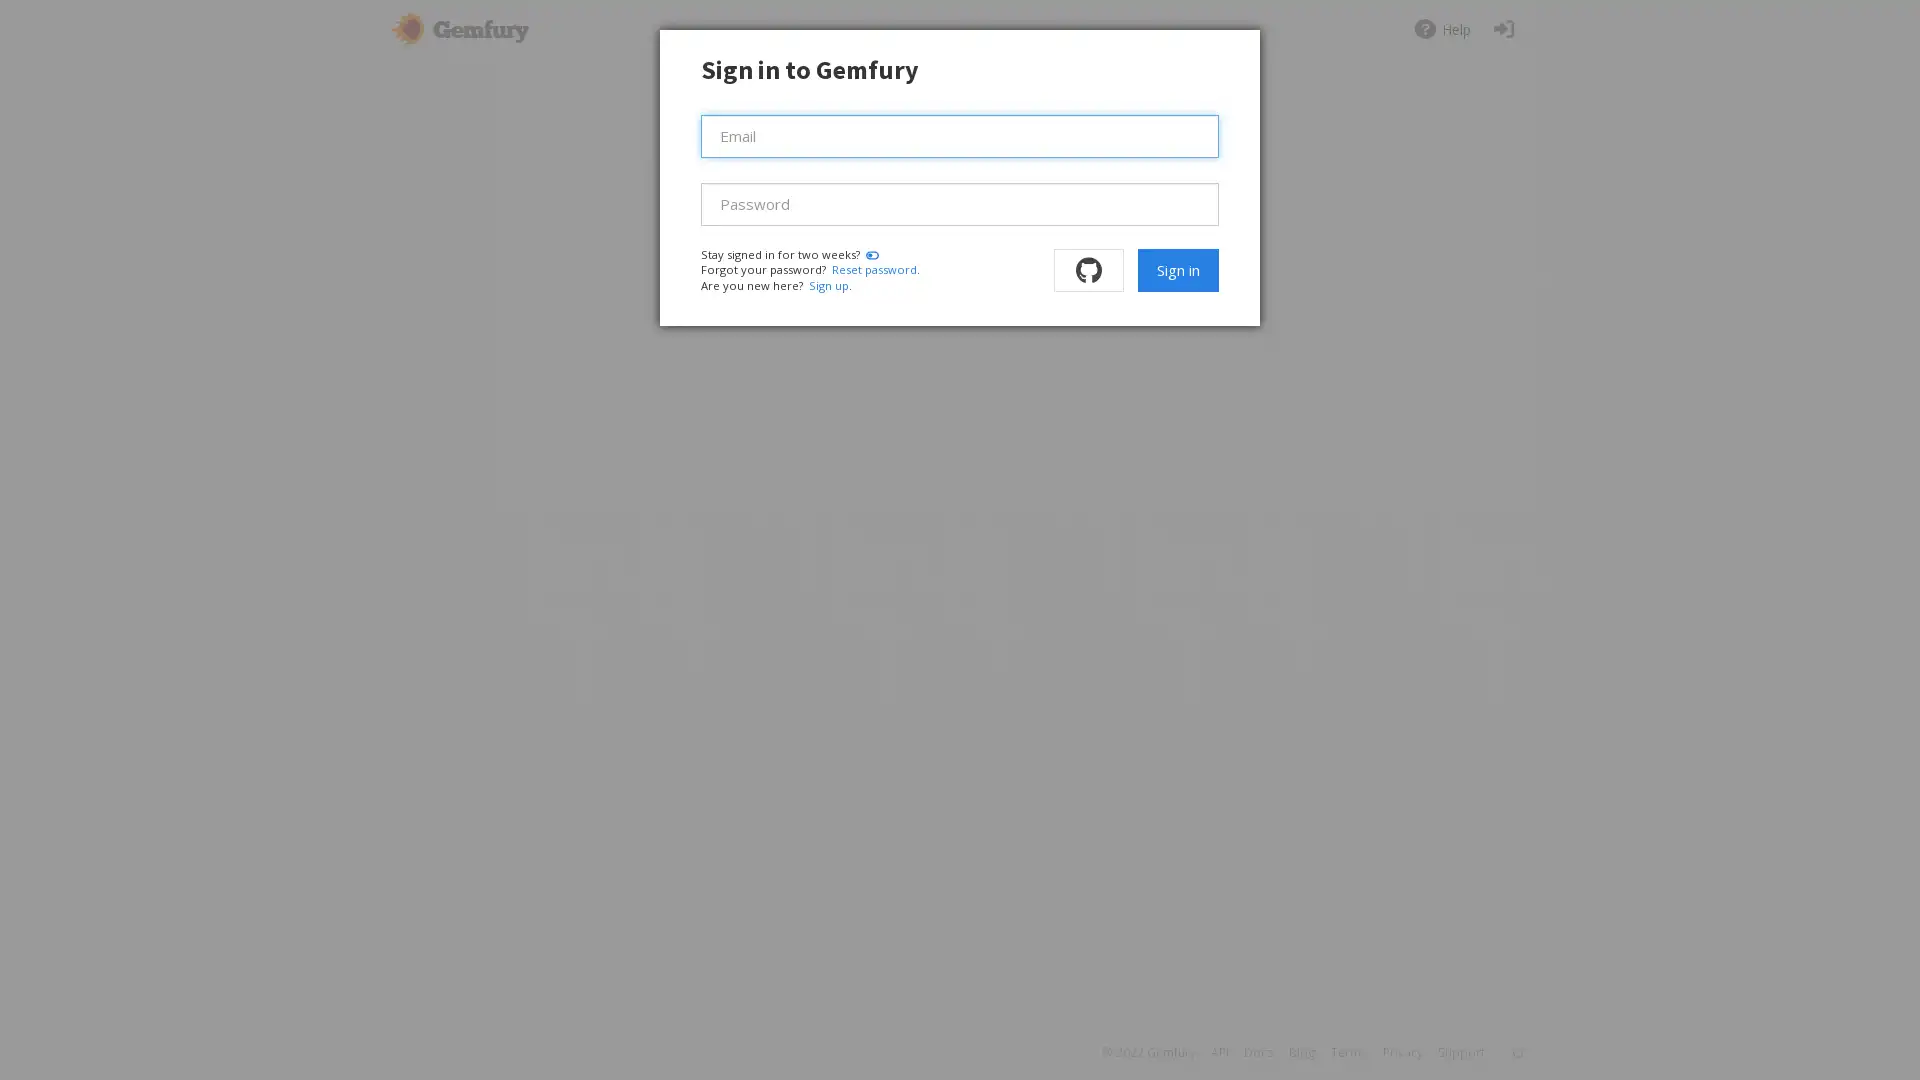 This screenshot has height=1080, width=1920. I want to click on Sign in, so click(1177, 270).